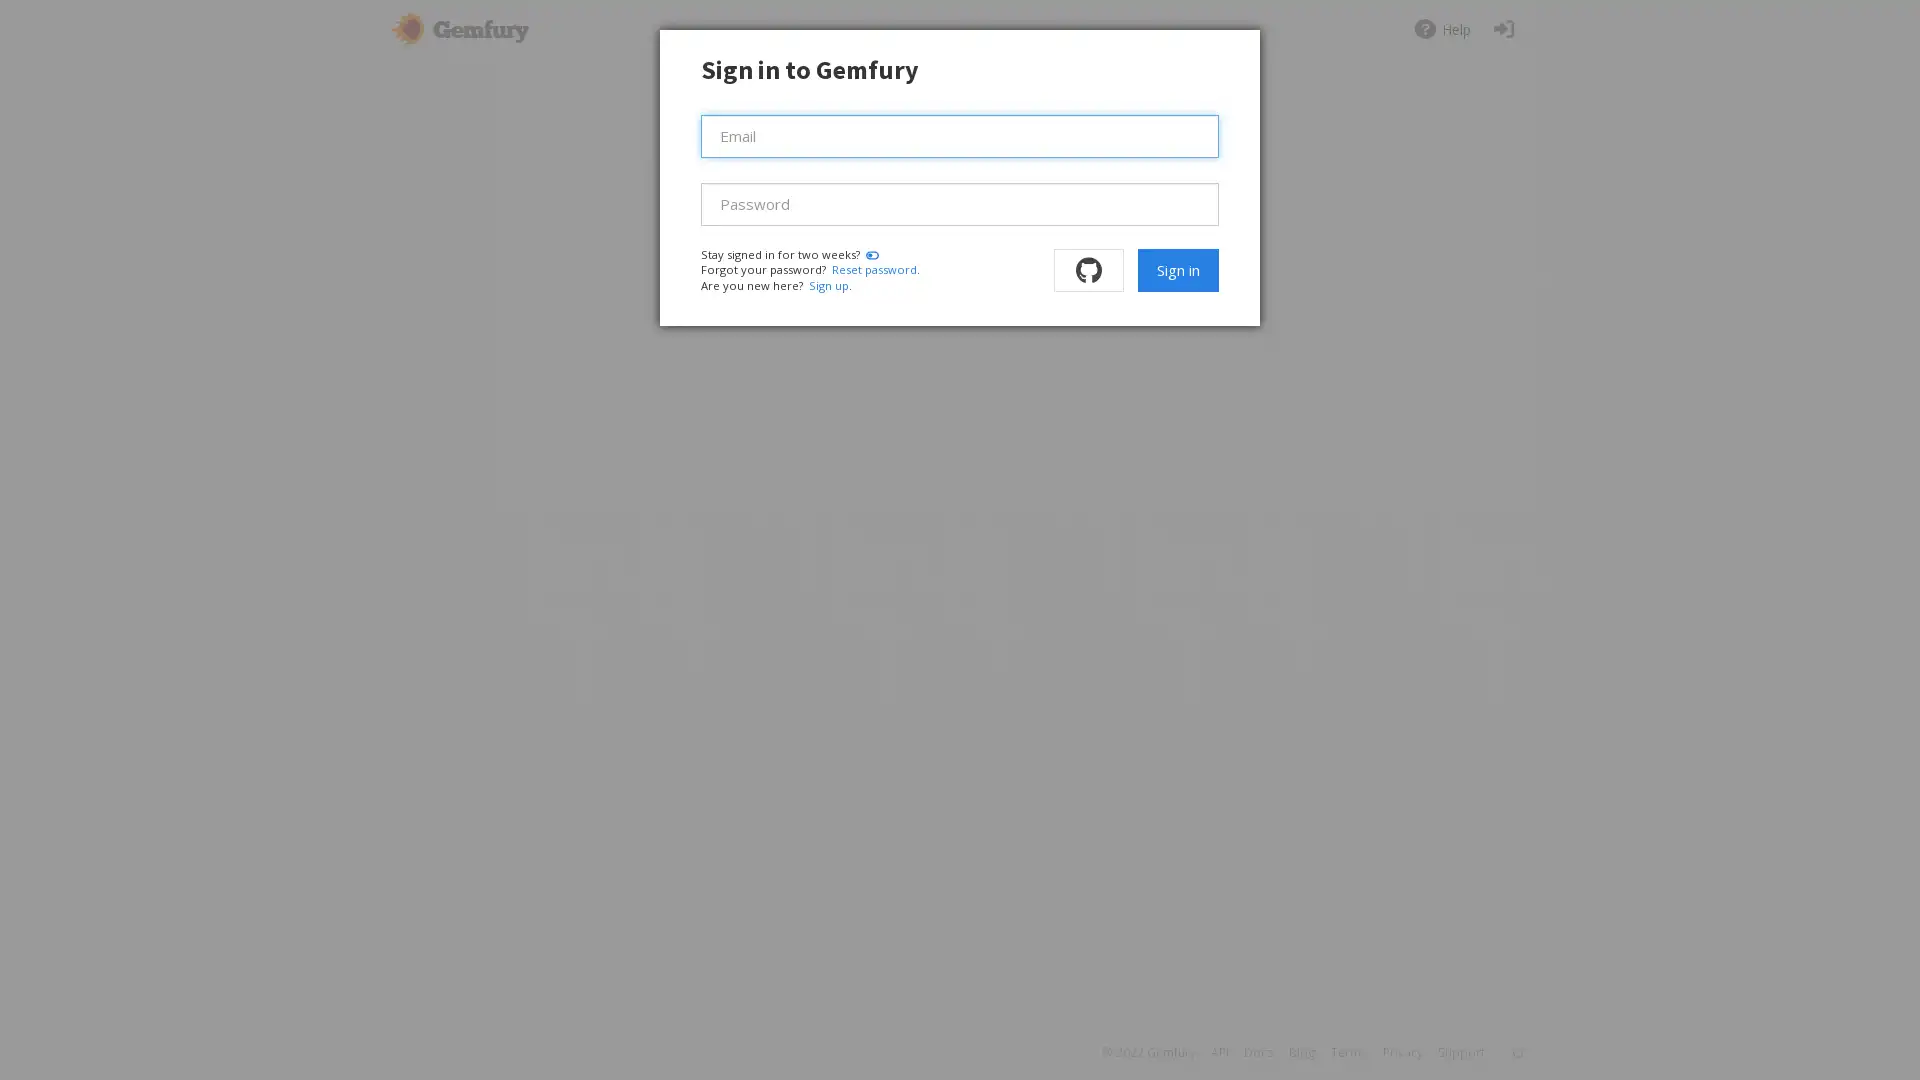 This screenshot has height=1080, width=1920. I want to click on Sign in, so click(1177, 270).